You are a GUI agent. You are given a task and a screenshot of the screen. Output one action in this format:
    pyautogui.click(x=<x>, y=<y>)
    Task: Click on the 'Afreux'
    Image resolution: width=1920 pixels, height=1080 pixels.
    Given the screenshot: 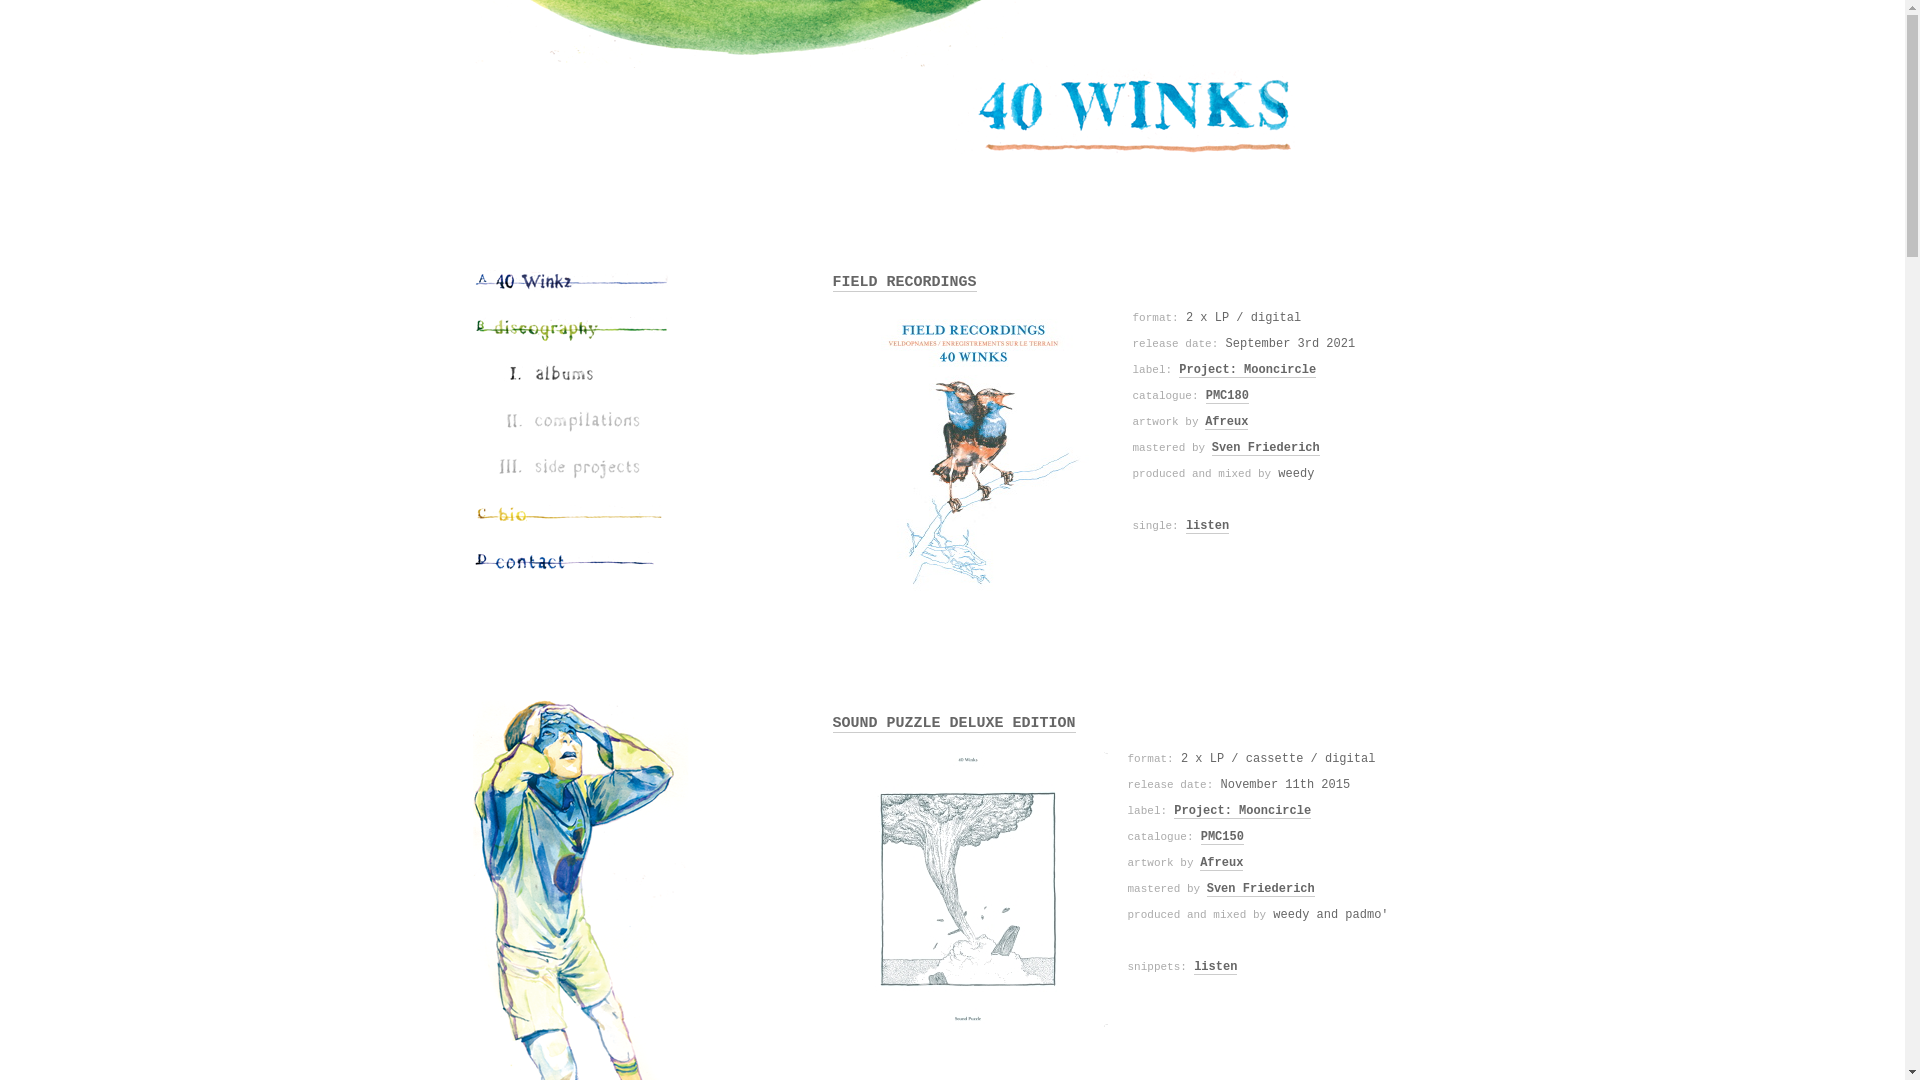 What is the action you would take?
    pyautogui.click(x=1220, y=862)
    